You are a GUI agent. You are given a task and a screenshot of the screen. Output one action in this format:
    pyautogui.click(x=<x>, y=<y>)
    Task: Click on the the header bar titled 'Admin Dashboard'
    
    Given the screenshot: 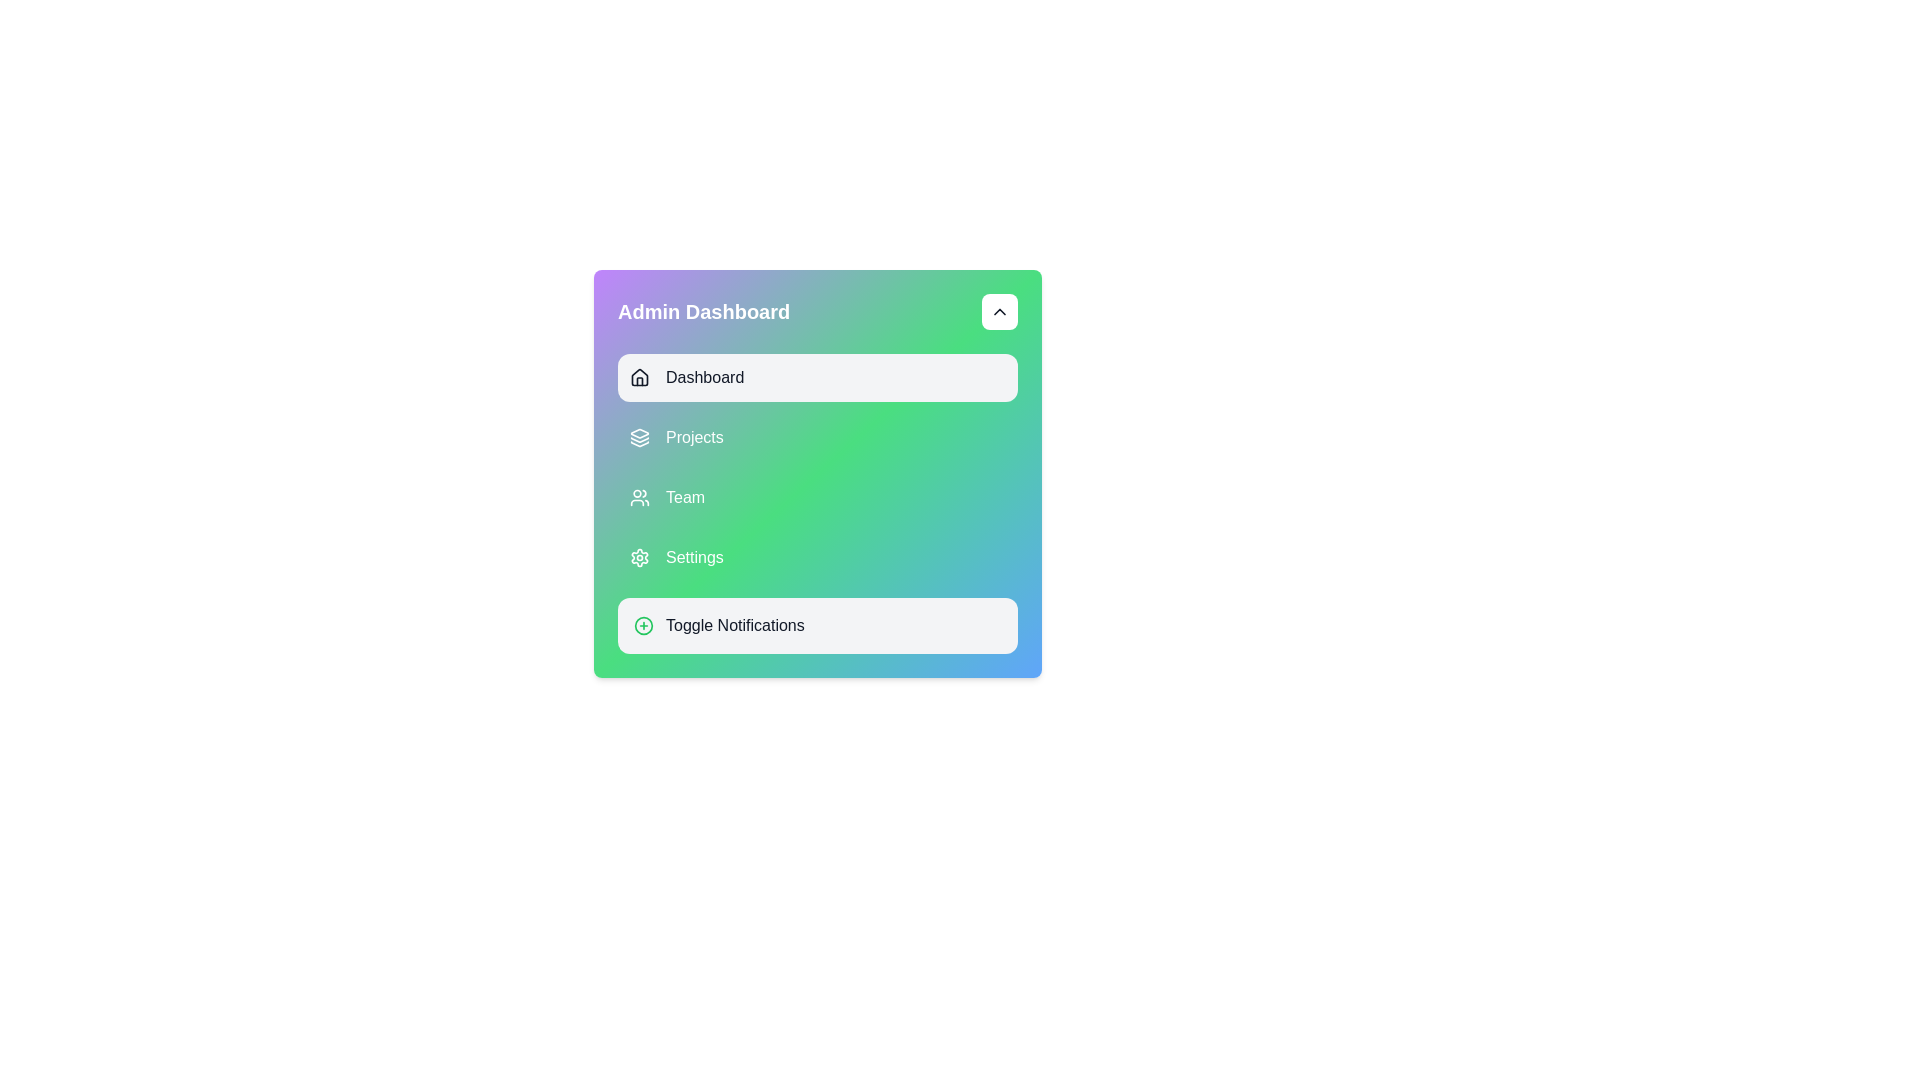 What is the action you would take?
    pyautogui.click(x=817, y=312)
    